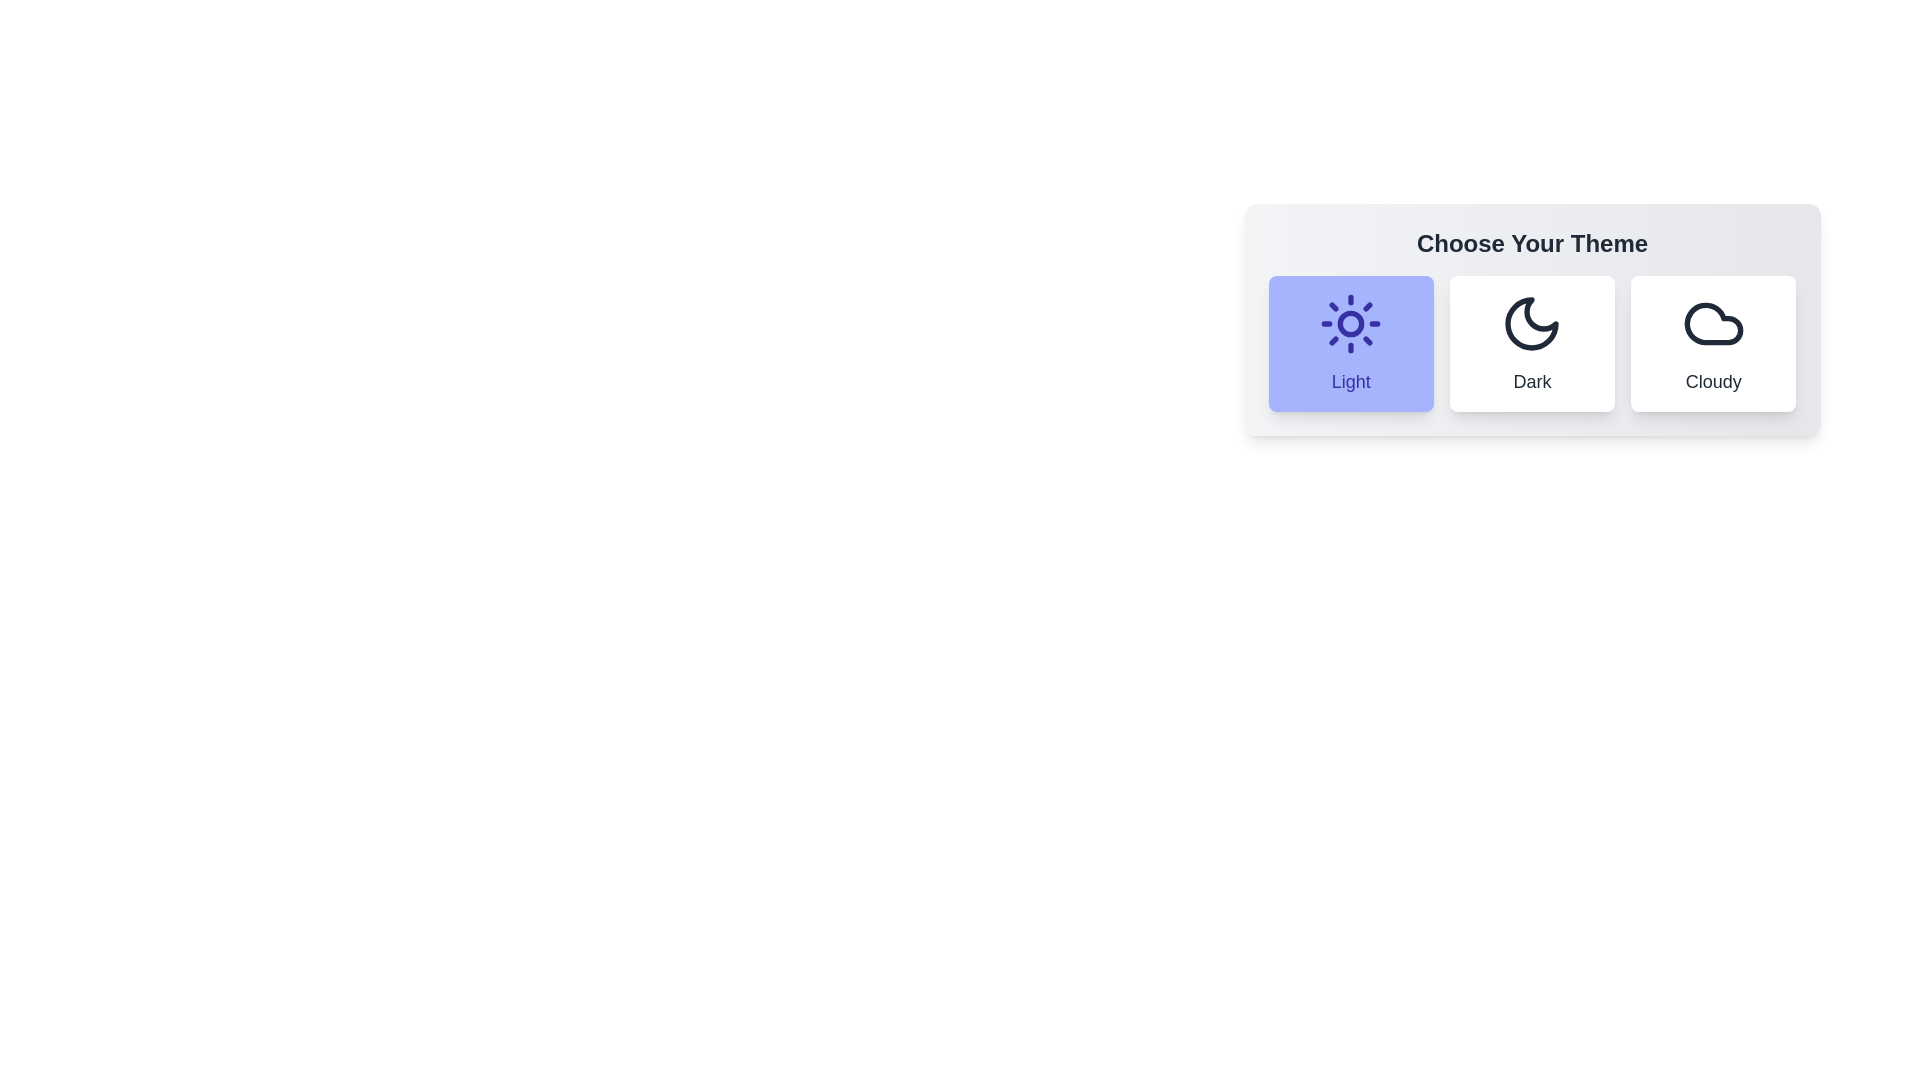 The image size is (1920, 1080). Describe the element at coordinates (1351, 381) in the screenshot. I see `text label that describes the 'Light' theme, which is positioned beneath the sun icon in the first themed card` at that location.